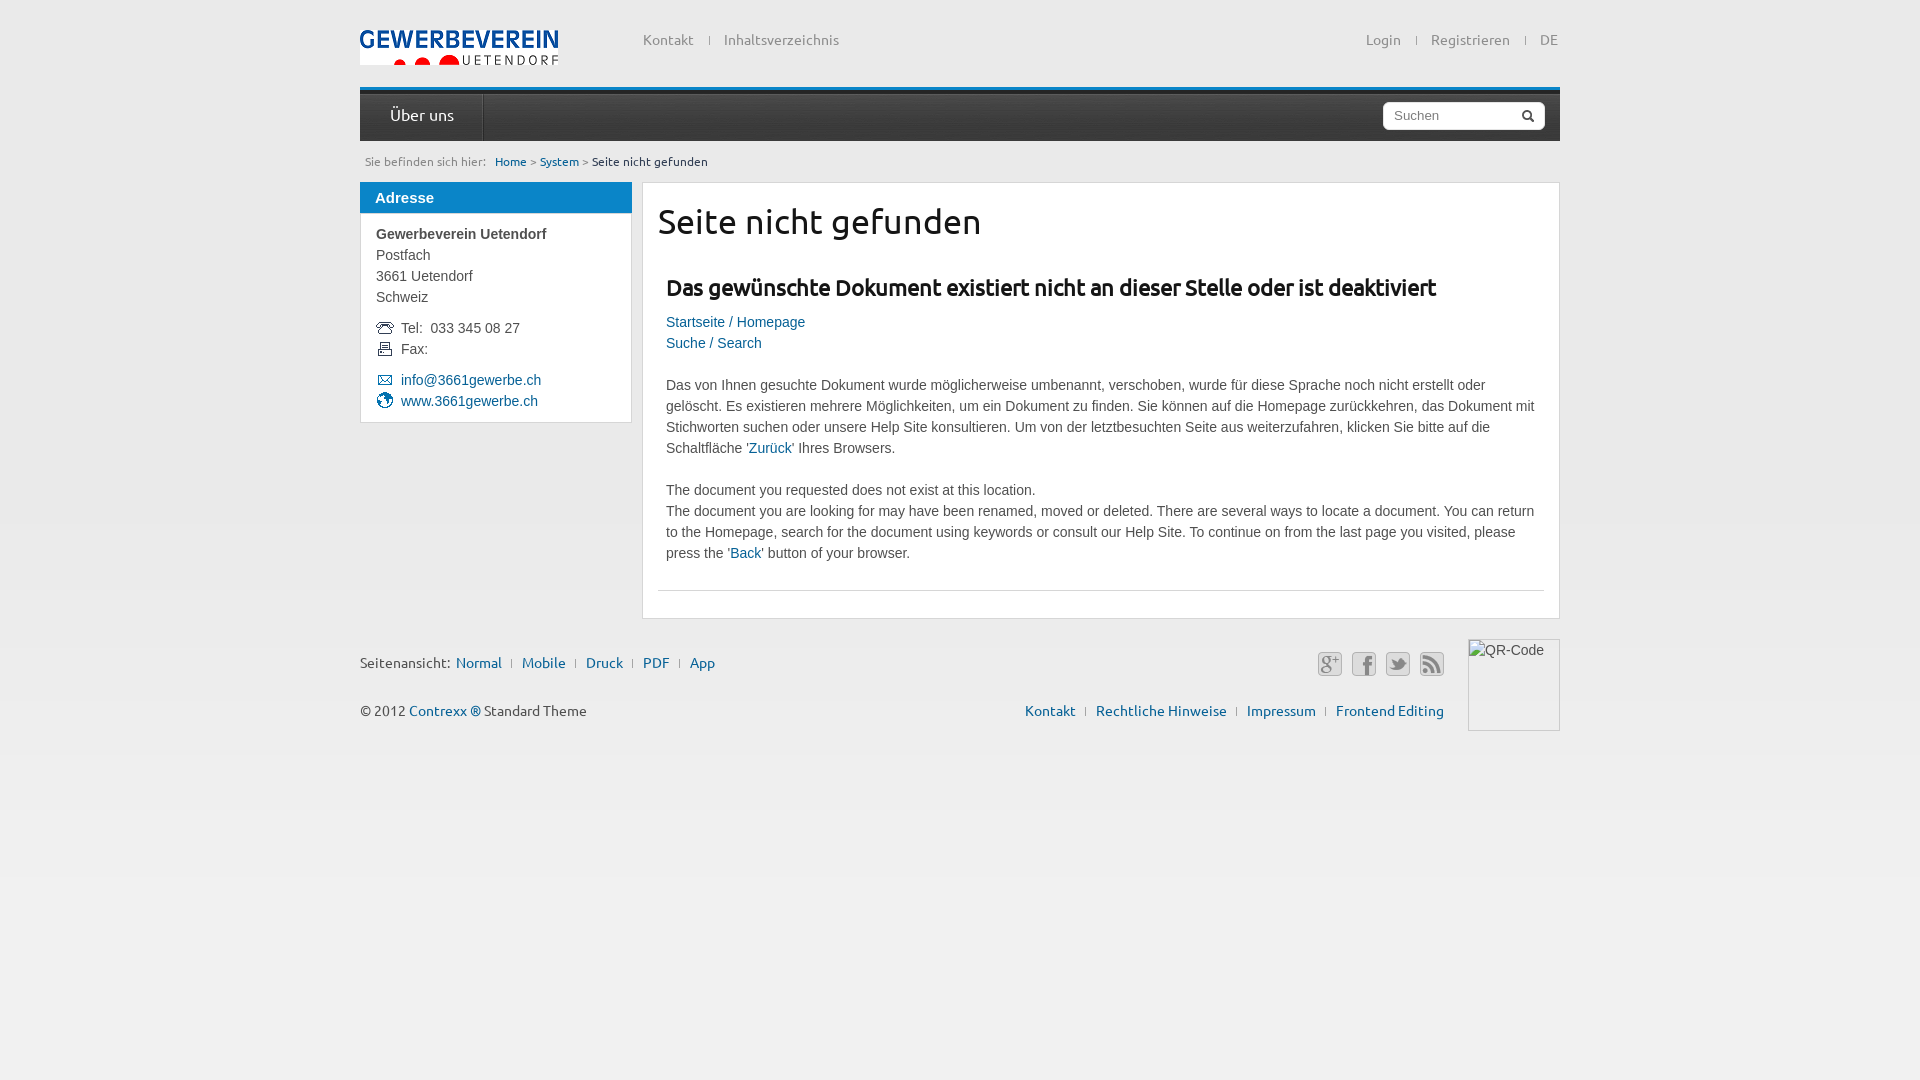 The width and height of the screenshot is (1920, 1080). Describe the element at coordinates (1429, 38) in the screenshot. I see `'Registrieren'` at that location.